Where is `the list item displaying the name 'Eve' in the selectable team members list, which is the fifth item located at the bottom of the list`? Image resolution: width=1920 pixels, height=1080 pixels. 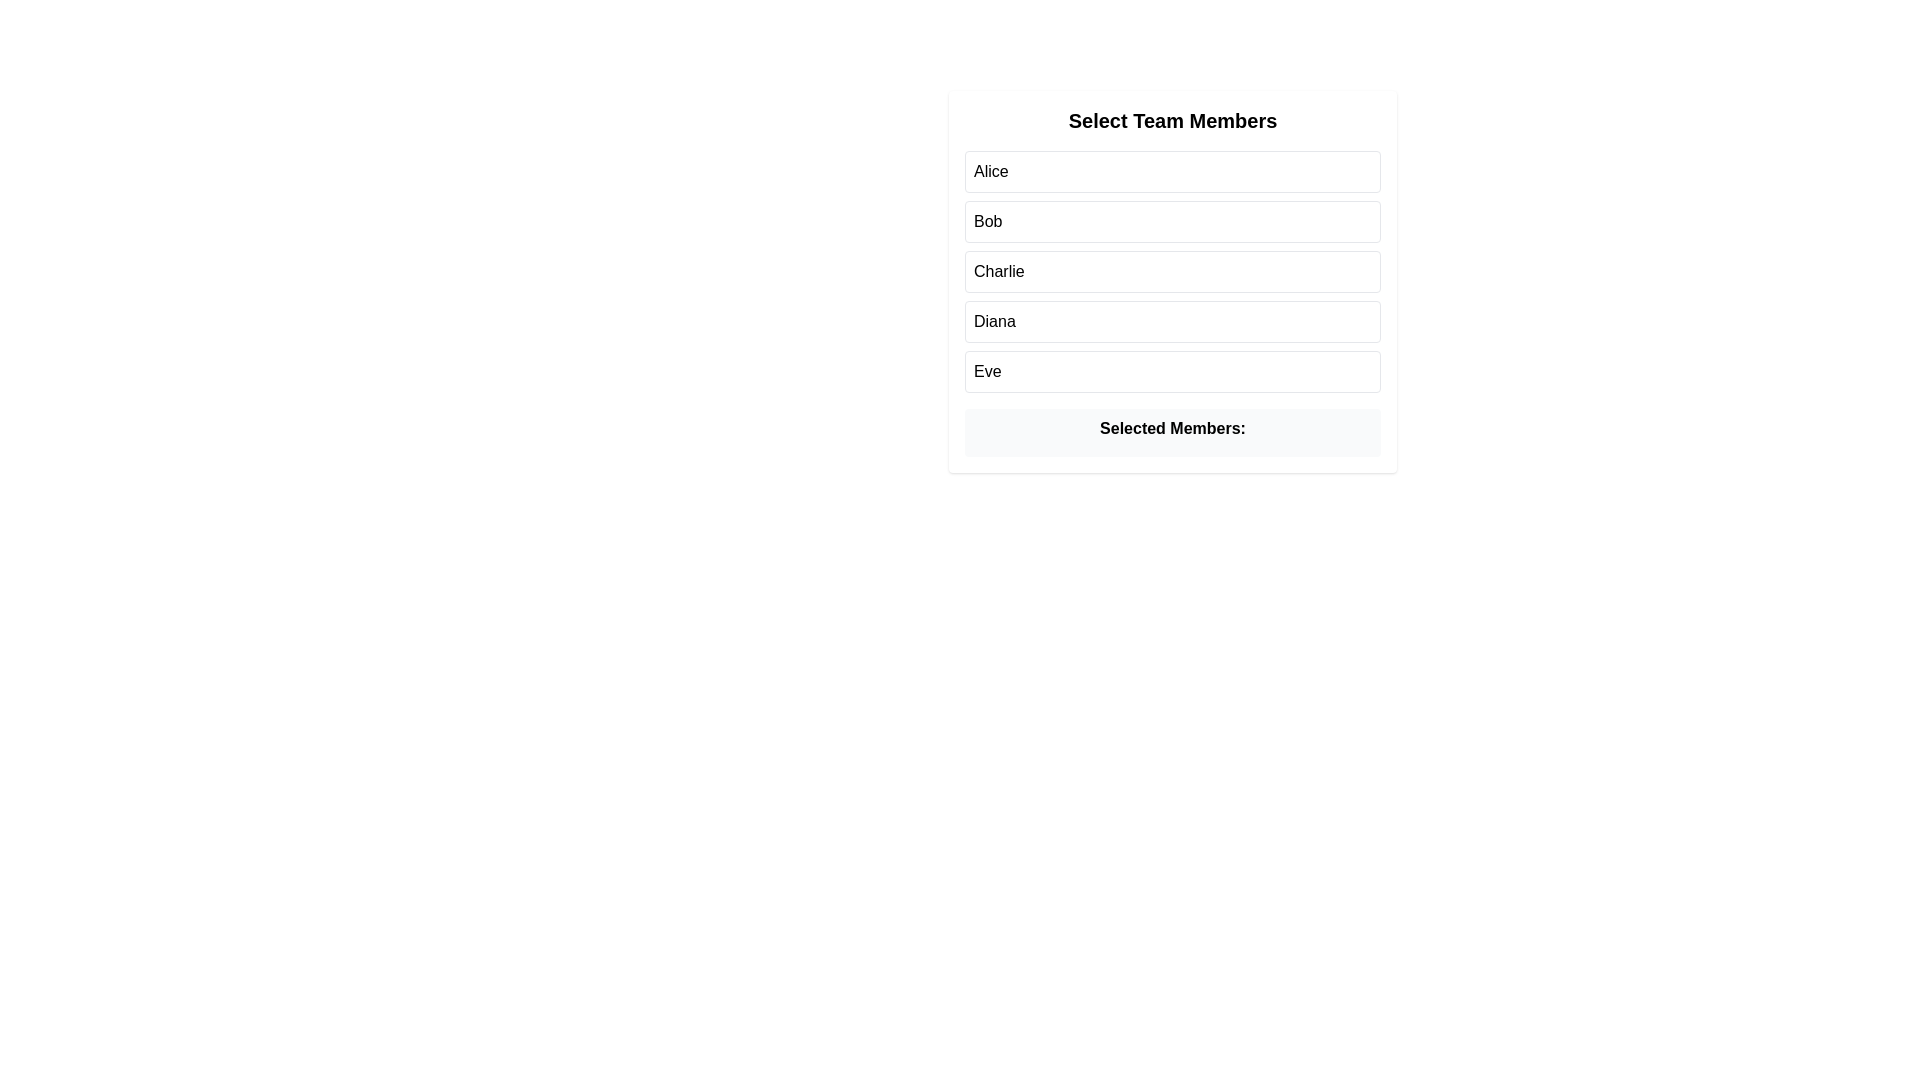
the list item displaying the name 'Eve' in the selectable team members list, which is the fifth item located at the bottom of the list is located at coordinates (1172, 371).